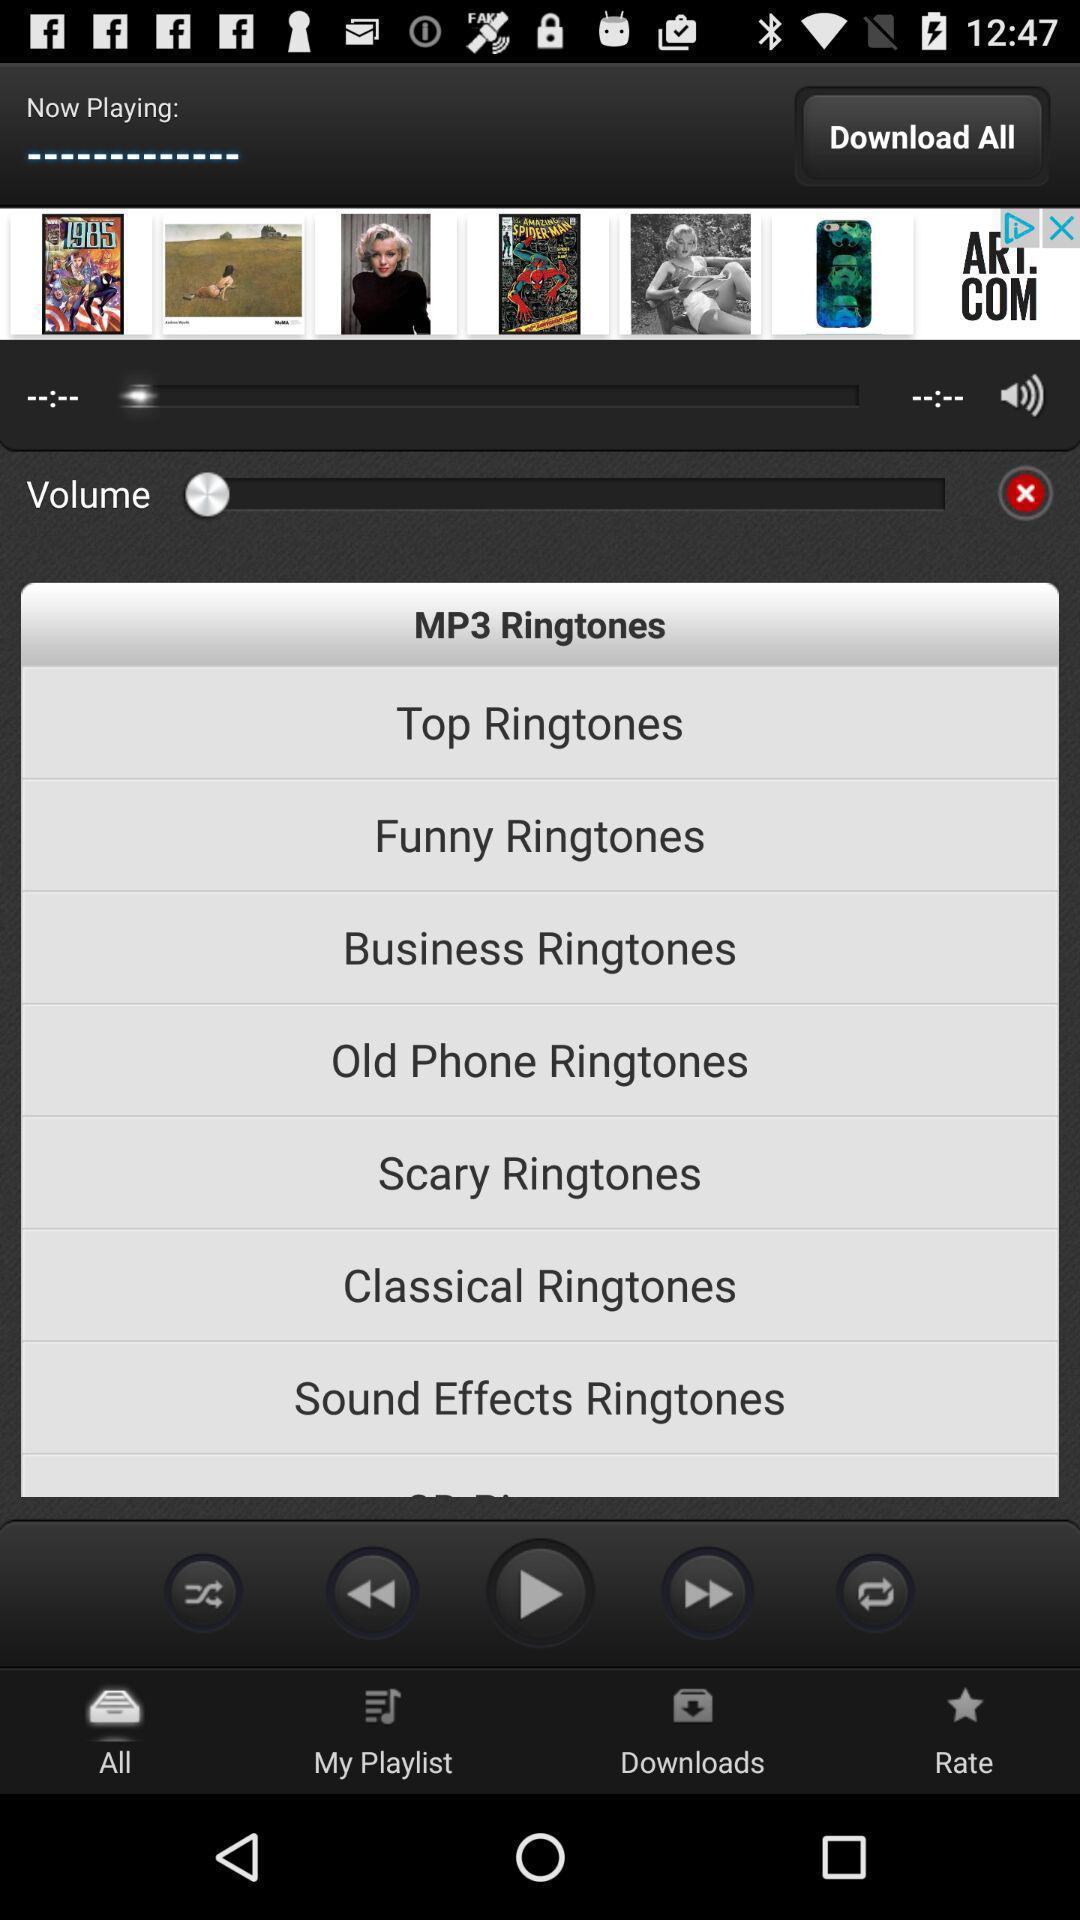 This screenshot has width=1080, height=1920. Describe the element at coordinates (540, 1703) in the screenshot. I see `the play icon` at that location.